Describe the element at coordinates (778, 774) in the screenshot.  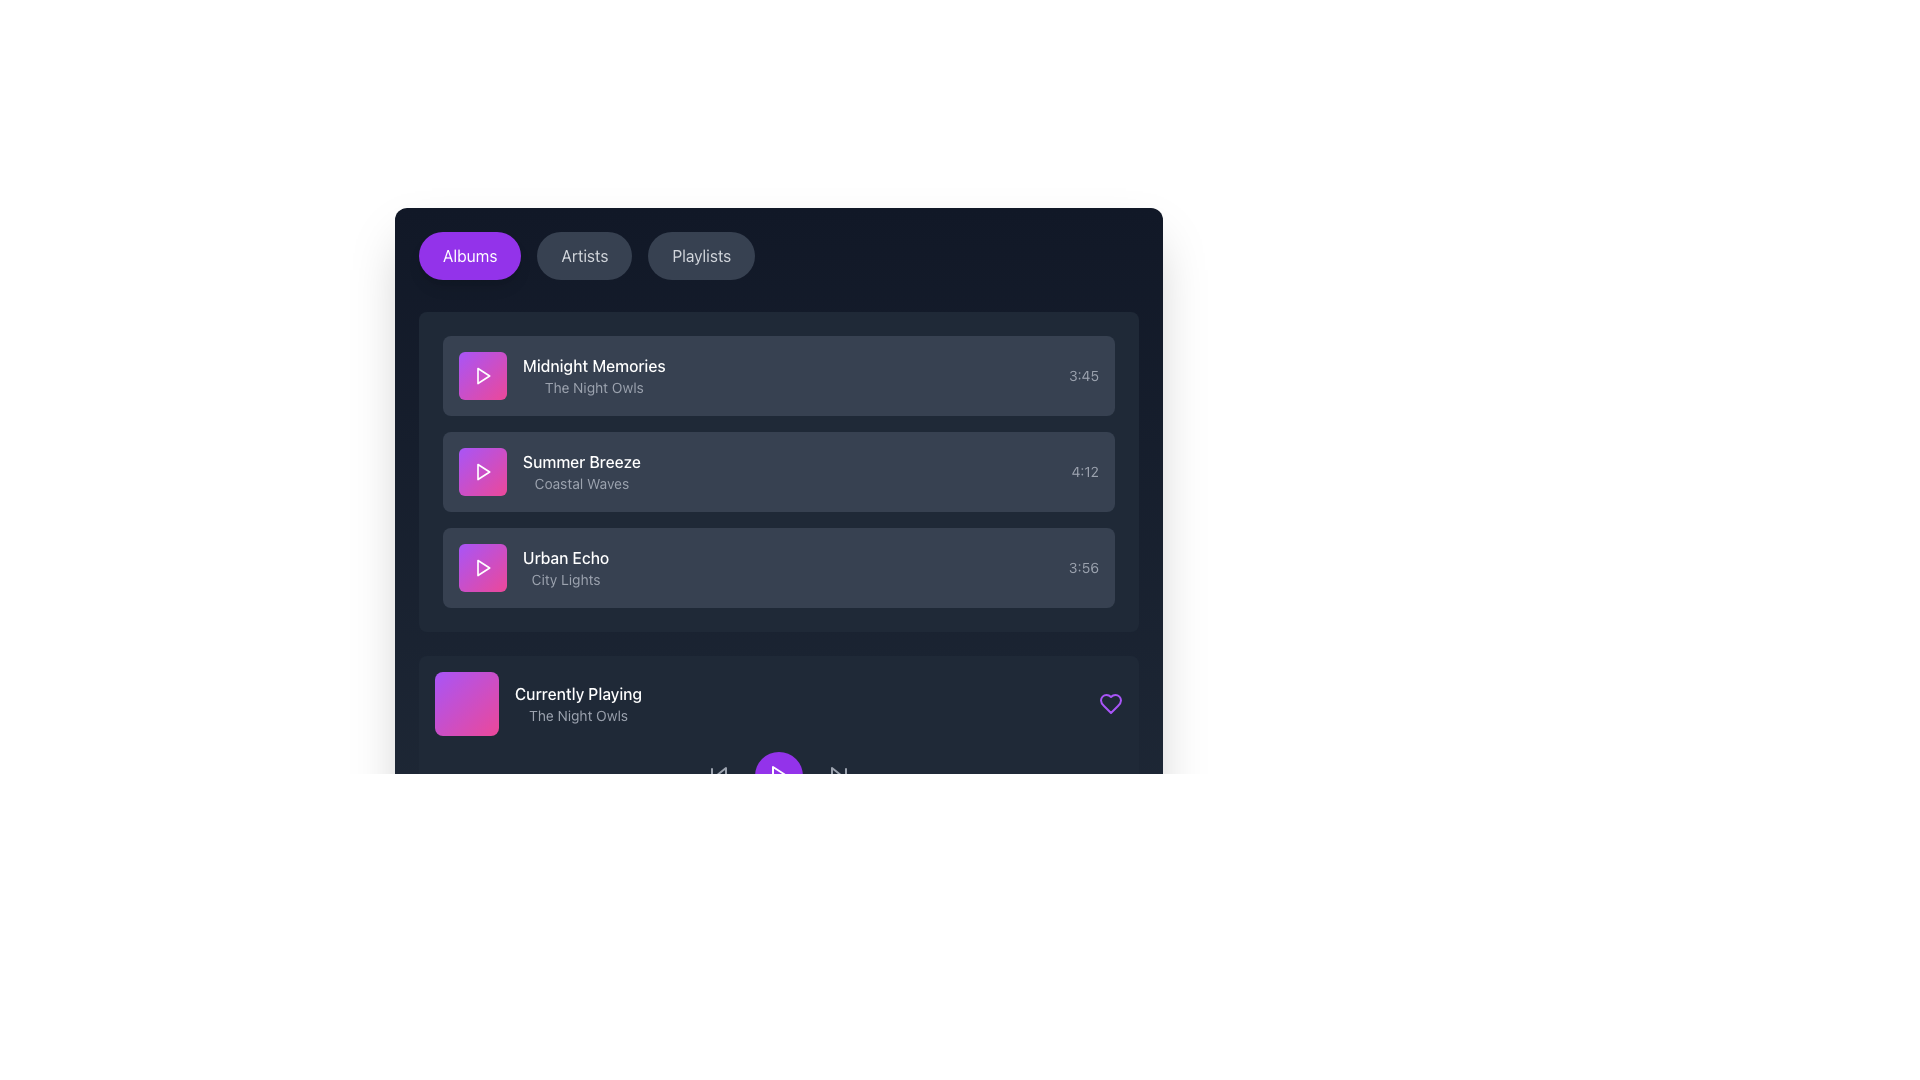
I see `the Play Icon (SVG) located in the lower portion of the application interface to initiate playback for the 'Currently Playing' audio or video track` at that location.